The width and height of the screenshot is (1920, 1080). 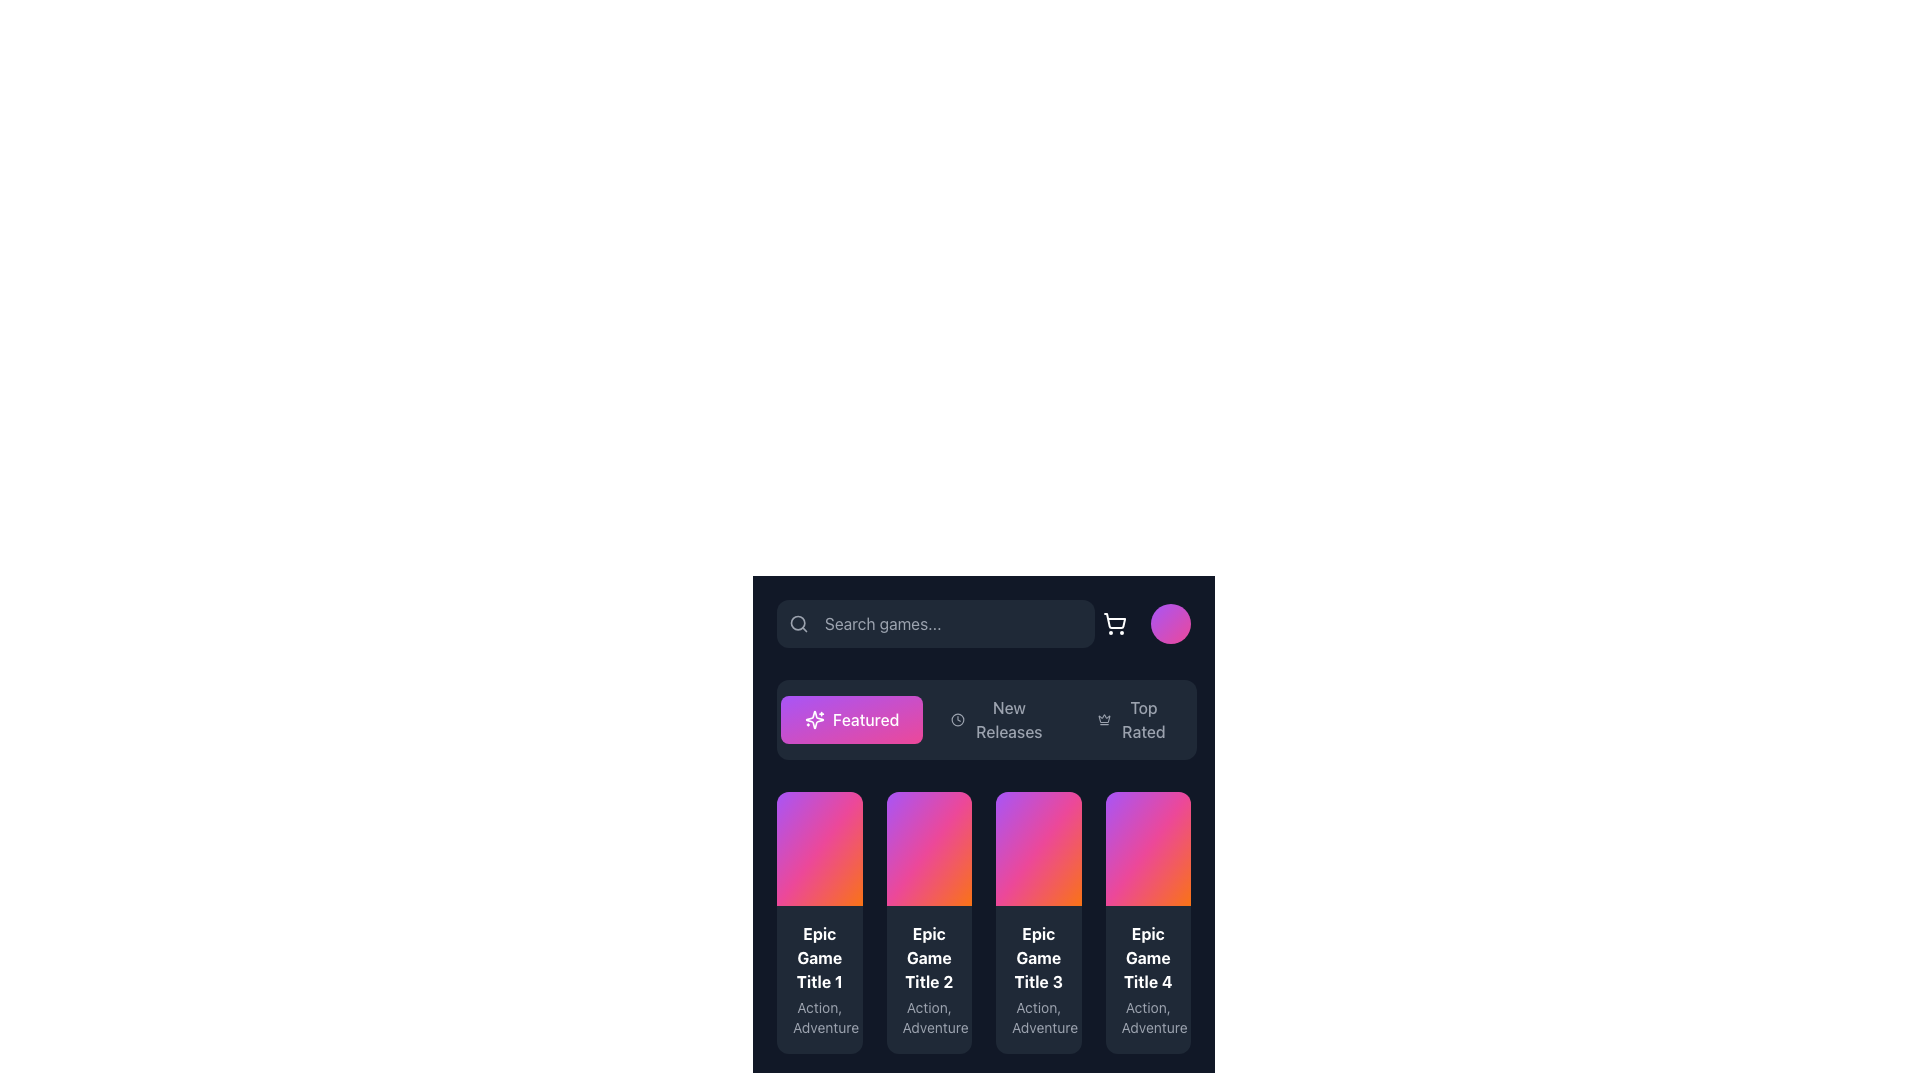 What do you see at coordinates (1038, 928) in the screenshot?
I see `the text block element displaying 'Epic Game Title 3' in bold white font, which is` at bounding box center [1038, 928].